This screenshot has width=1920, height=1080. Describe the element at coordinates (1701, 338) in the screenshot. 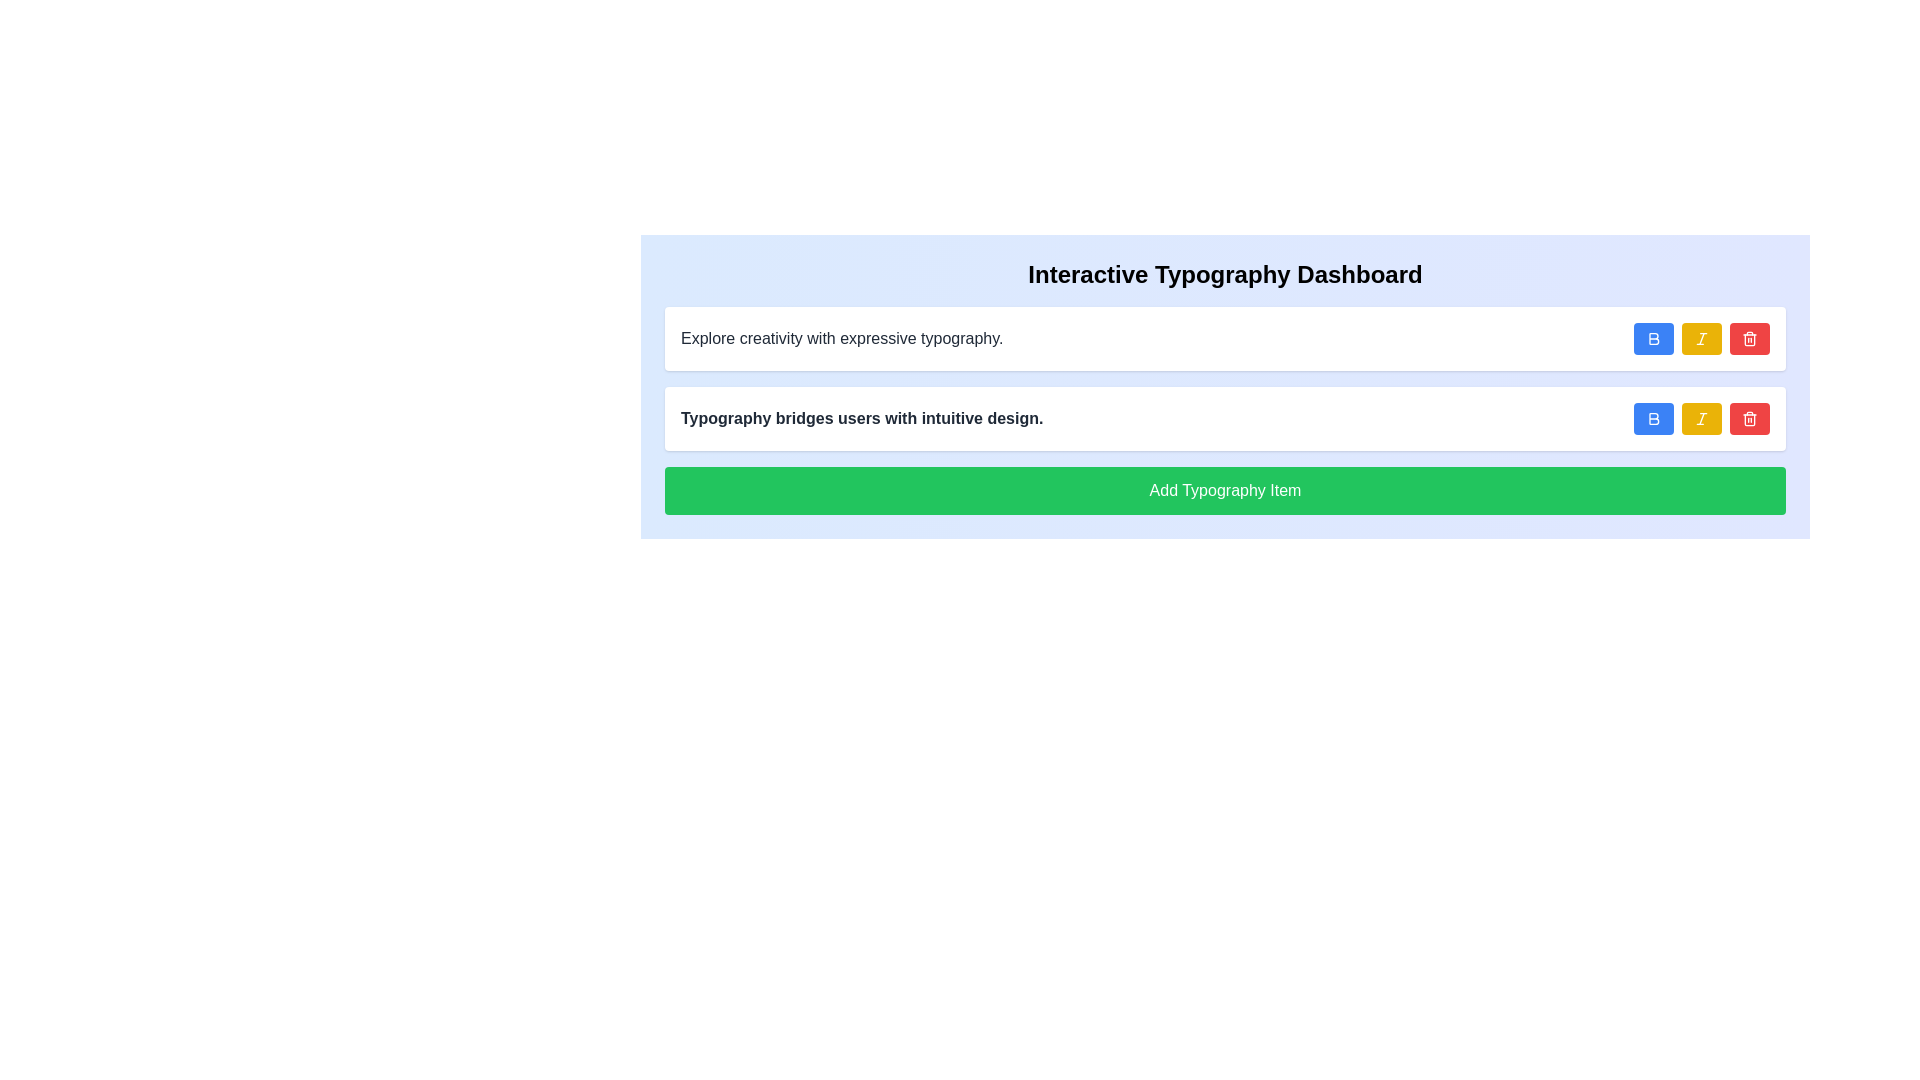

I see `the italic style icon, which is a thin vertical line with a slanted orientation, located in the second row of action buttons to the right of the second input box` at that location.